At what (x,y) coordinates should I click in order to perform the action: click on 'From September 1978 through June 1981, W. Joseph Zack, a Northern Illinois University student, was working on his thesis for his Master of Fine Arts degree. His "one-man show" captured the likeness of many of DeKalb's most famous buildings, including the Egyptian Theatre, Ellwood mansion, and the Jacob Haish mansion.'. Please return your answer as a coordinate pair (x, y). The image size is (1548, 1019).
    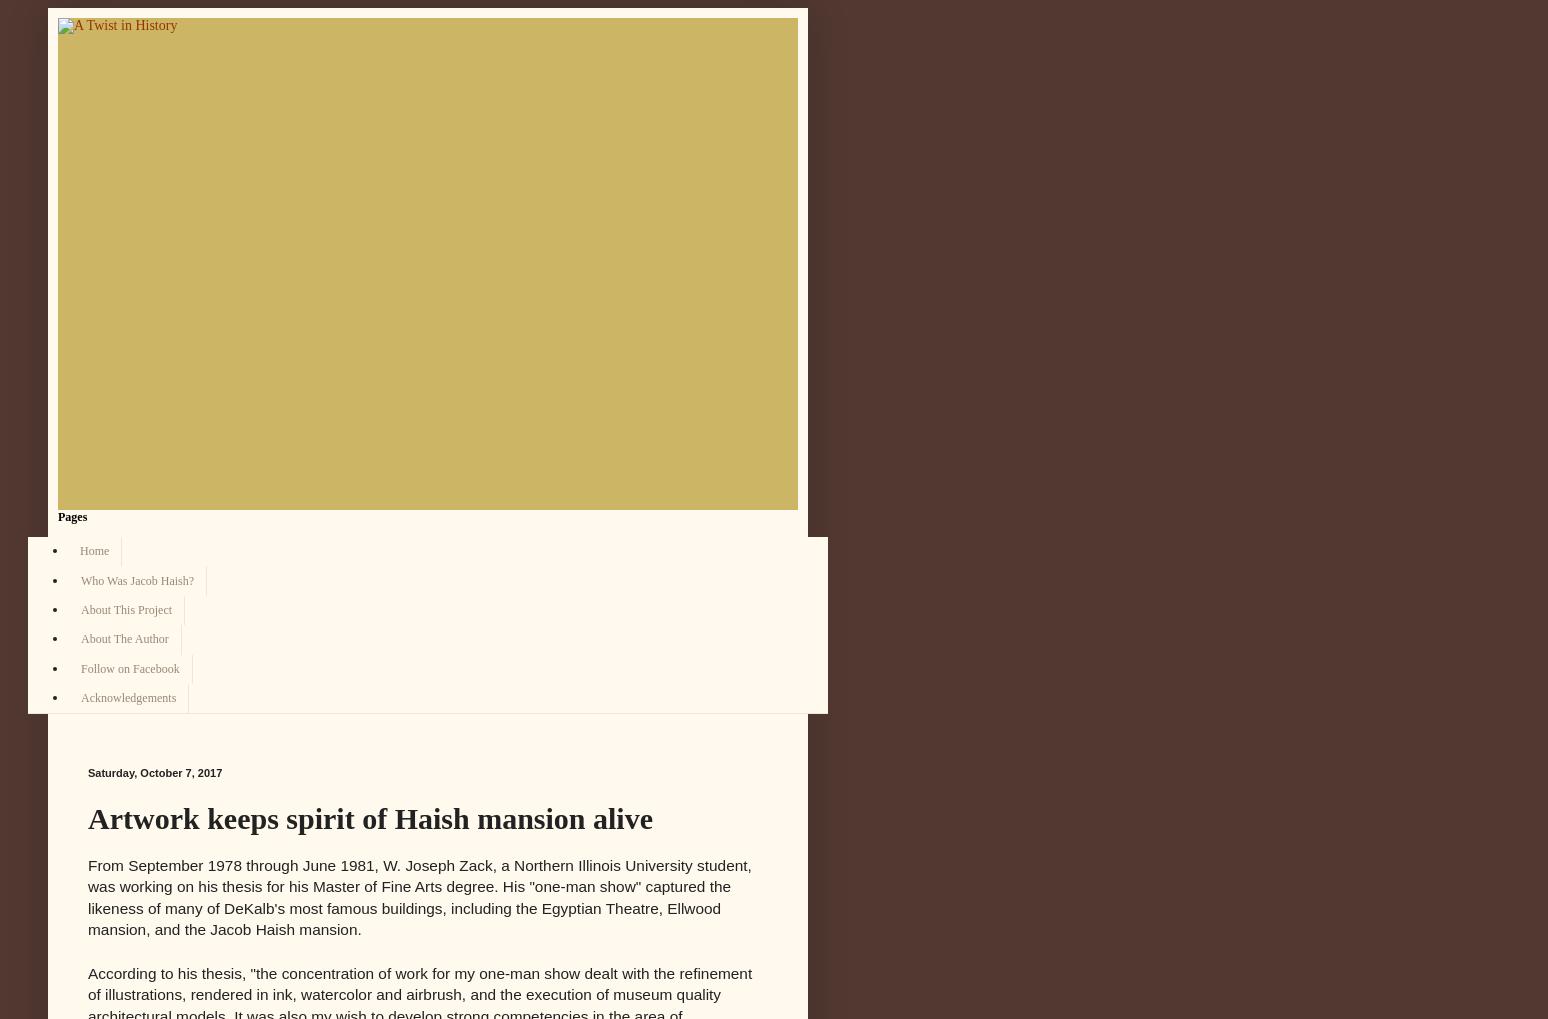
    Looking at the image, I should click on (418, 897).